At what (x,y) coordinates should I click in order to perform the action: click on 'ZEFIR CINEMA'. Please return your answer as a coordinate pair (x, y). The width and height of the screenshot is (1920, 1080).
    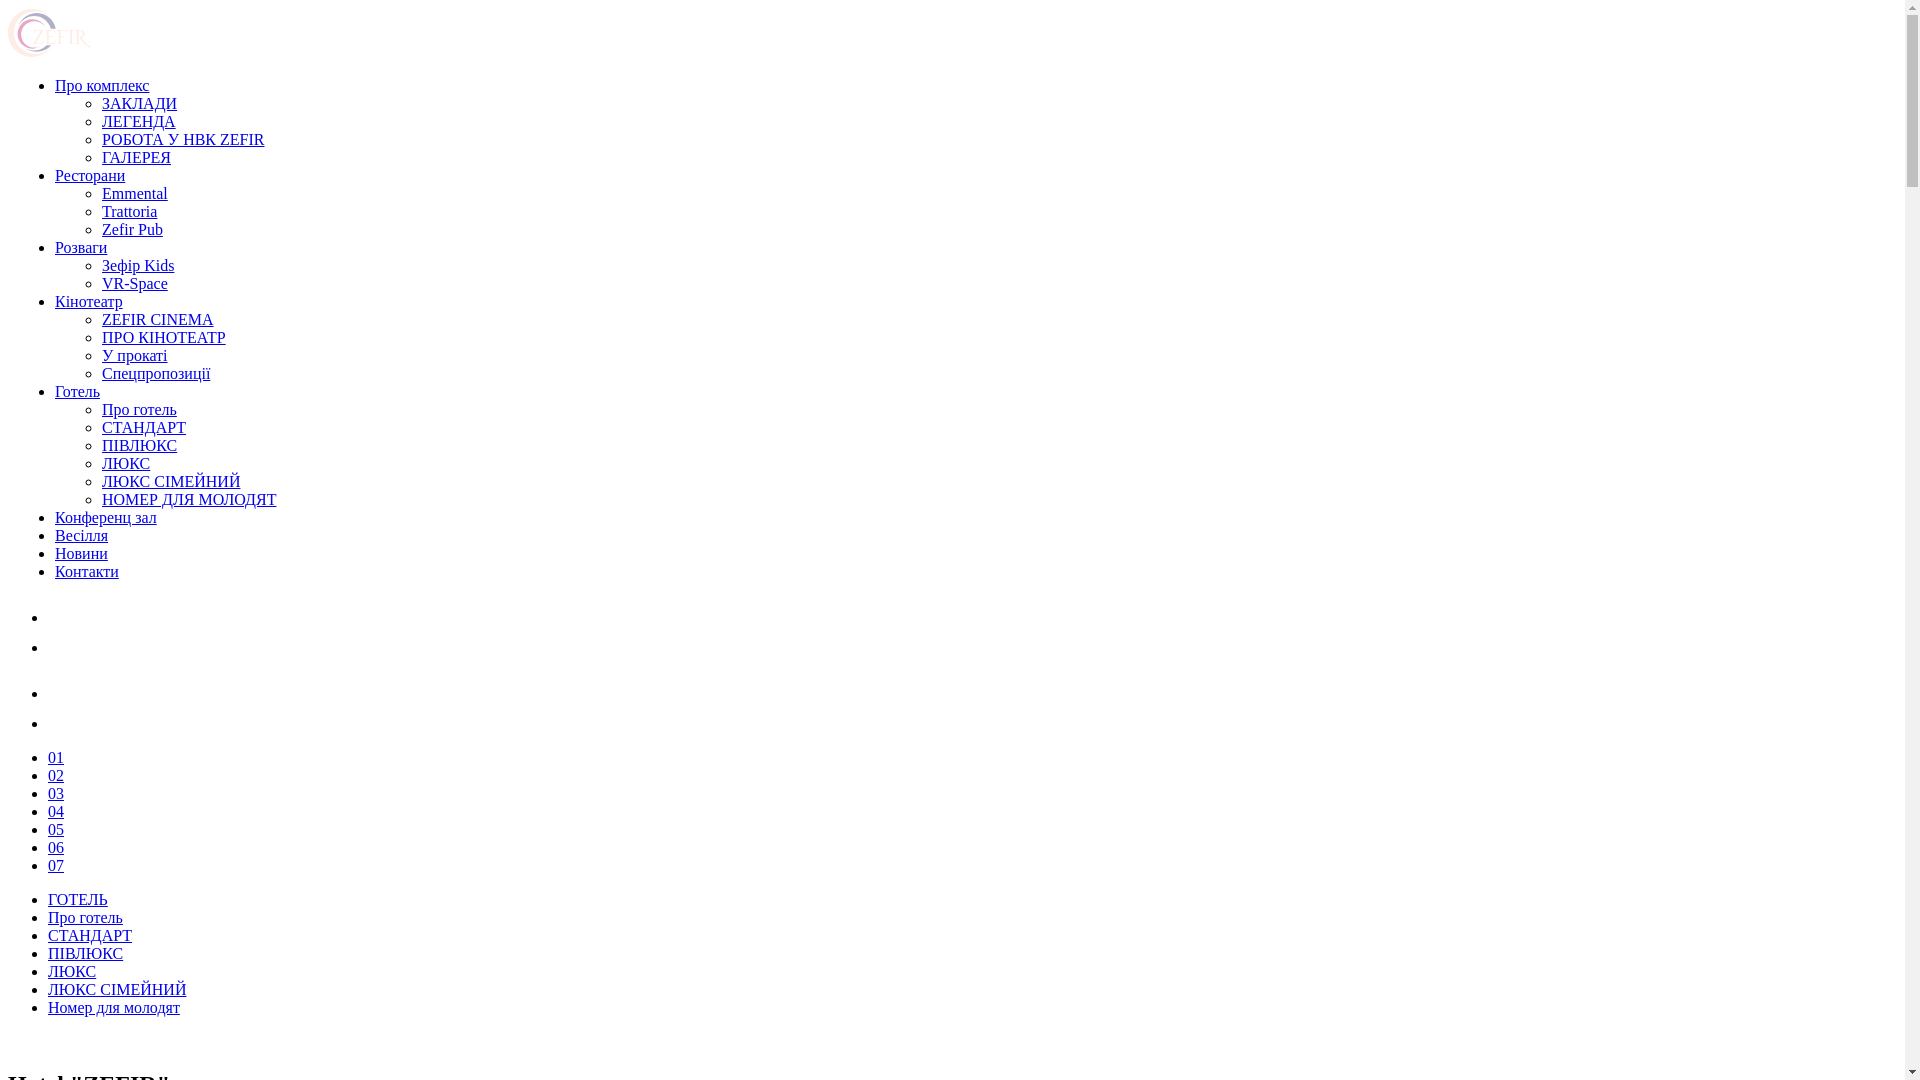
    Looking at the image, I should click on (157, 318).